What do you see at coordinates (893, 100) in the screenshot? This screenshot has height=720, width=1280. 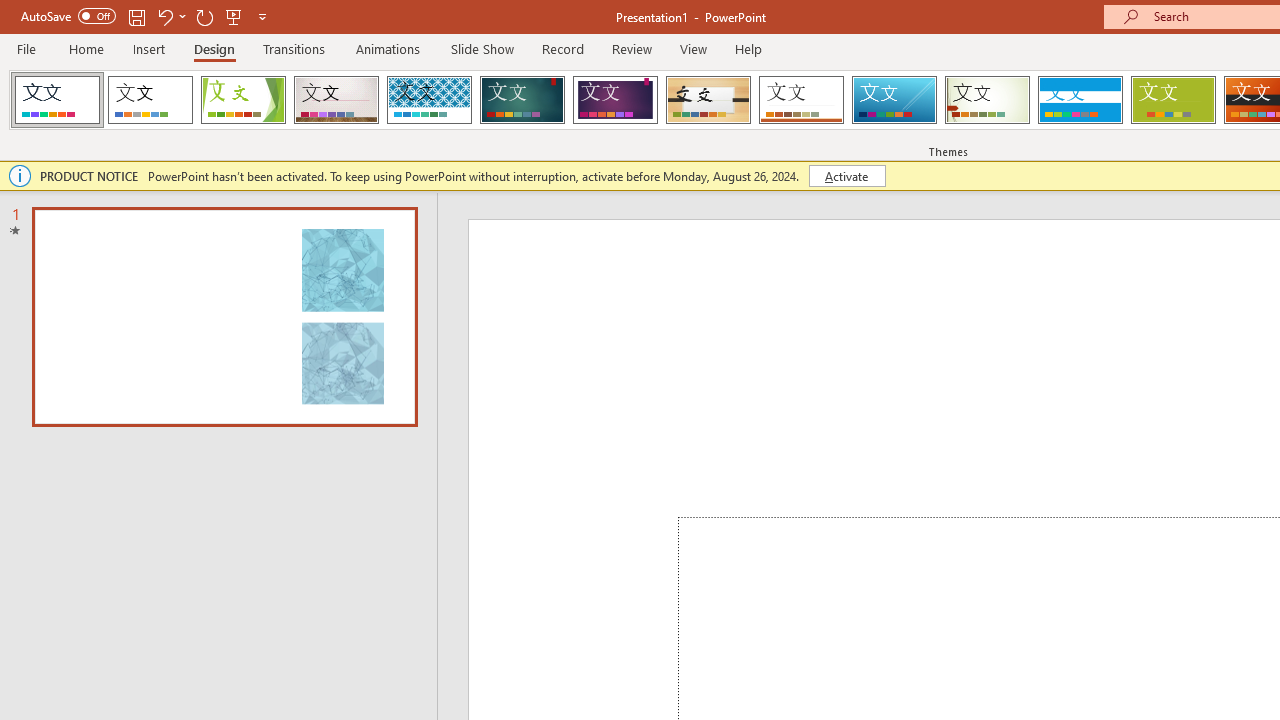 I see `'Slice'` at bounding box center [893, 100].